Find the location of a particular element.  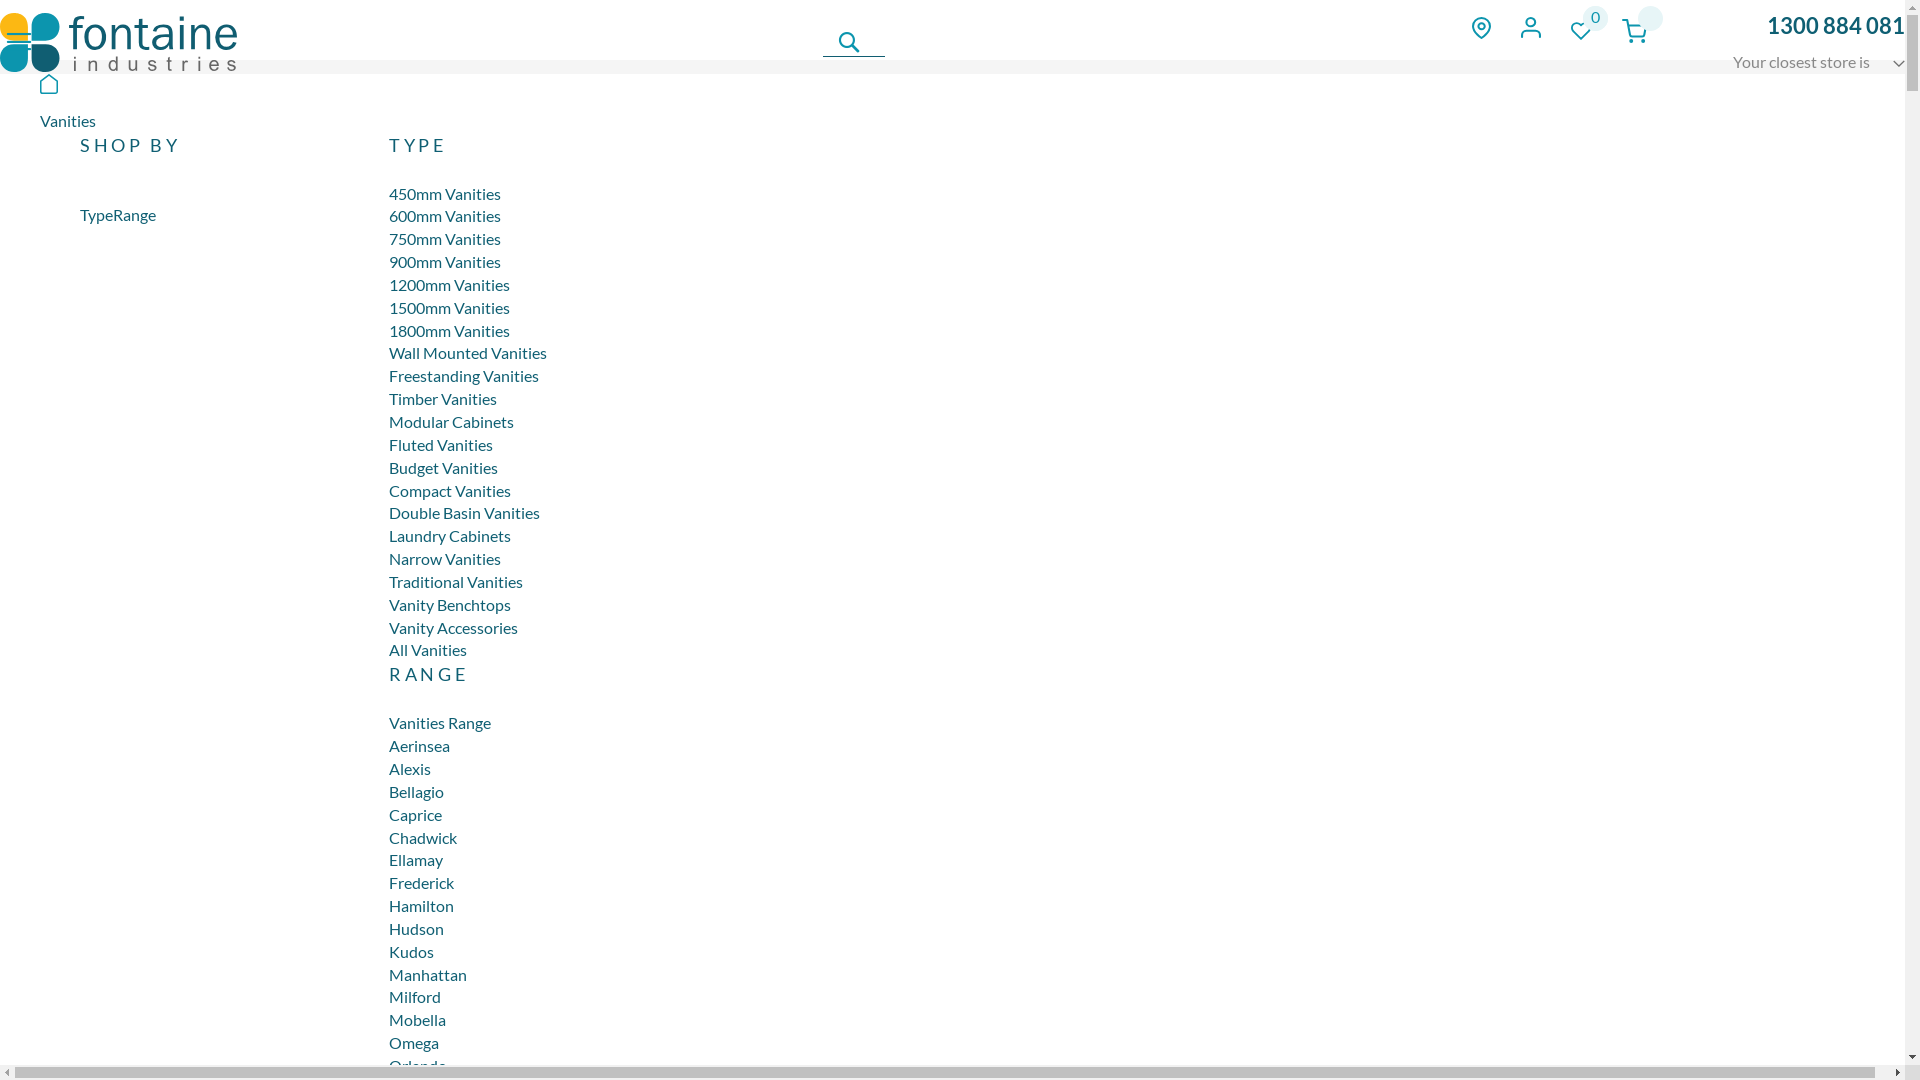

'bathroom supplies' is located at coordinates (117, 42).